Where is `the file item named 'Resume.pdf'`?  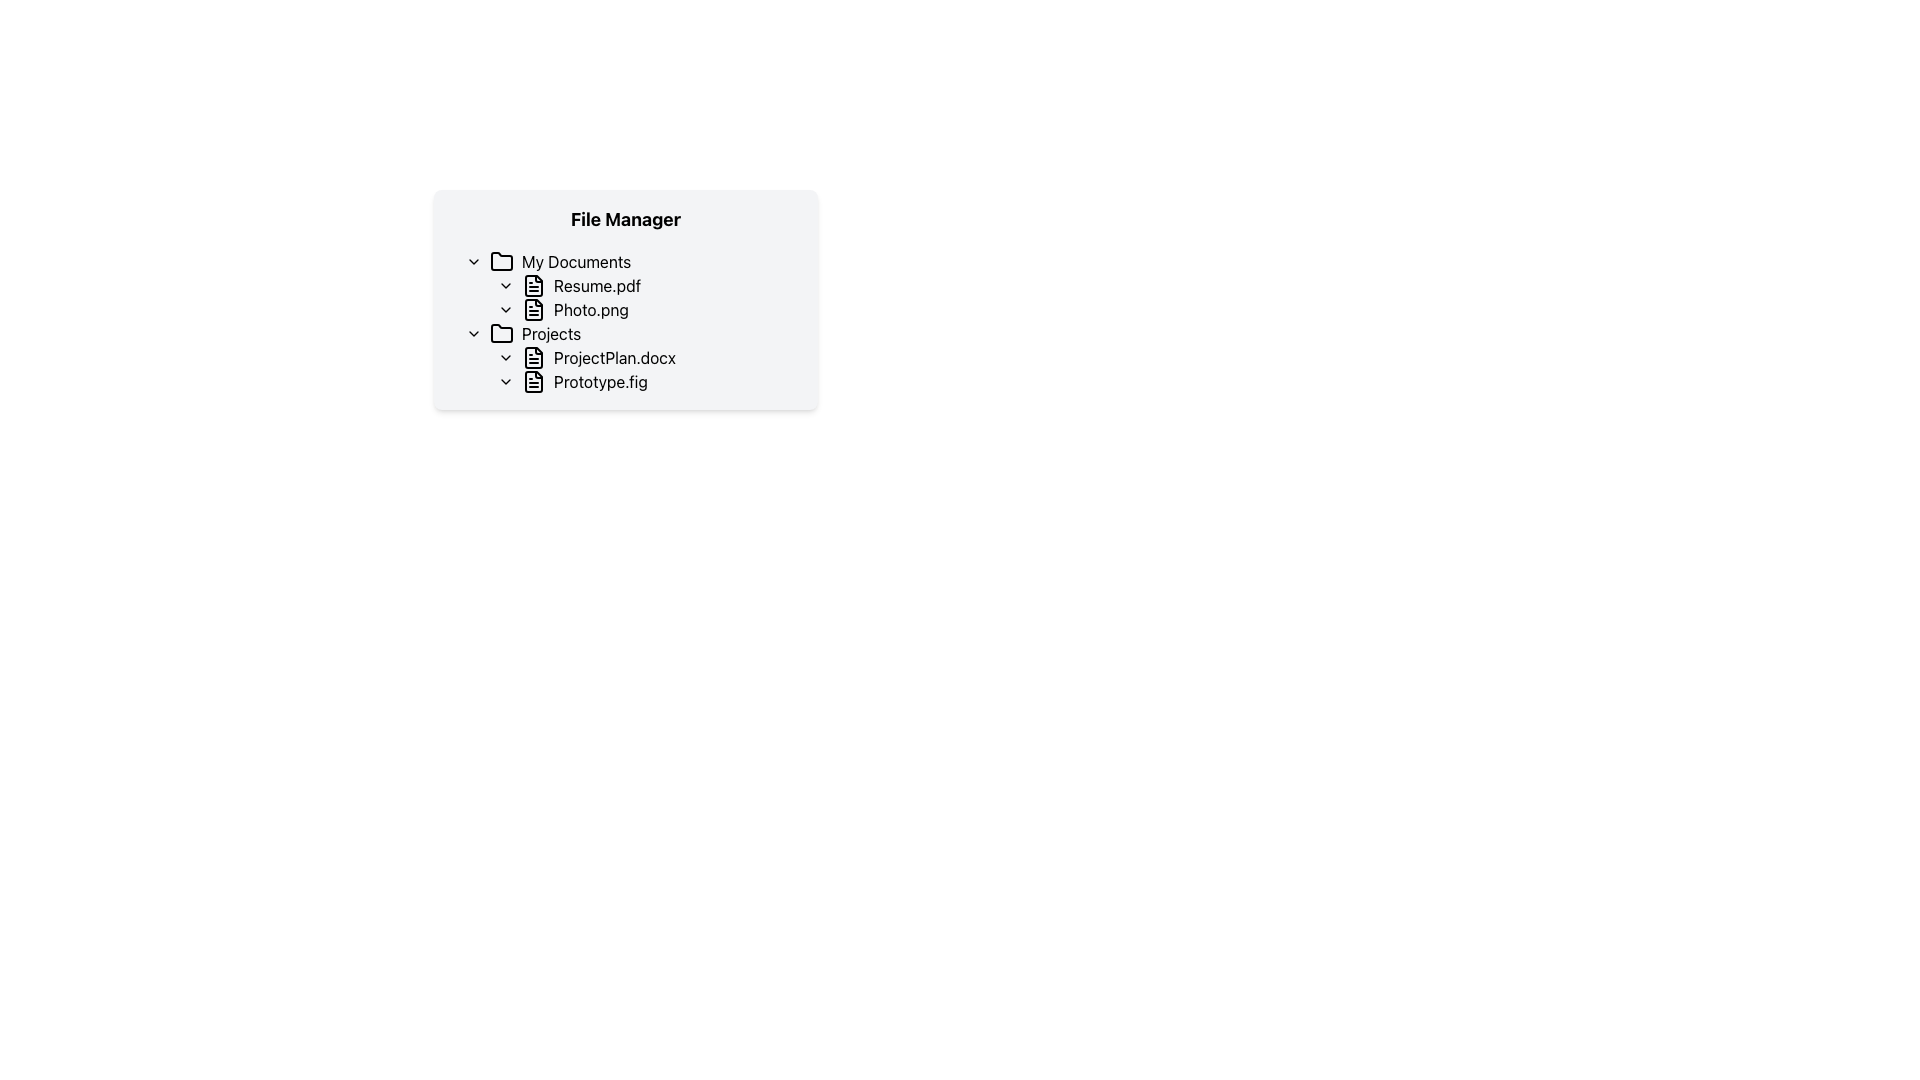
the file item named 'Resume.pdf' is located at coordinates (632, 285).